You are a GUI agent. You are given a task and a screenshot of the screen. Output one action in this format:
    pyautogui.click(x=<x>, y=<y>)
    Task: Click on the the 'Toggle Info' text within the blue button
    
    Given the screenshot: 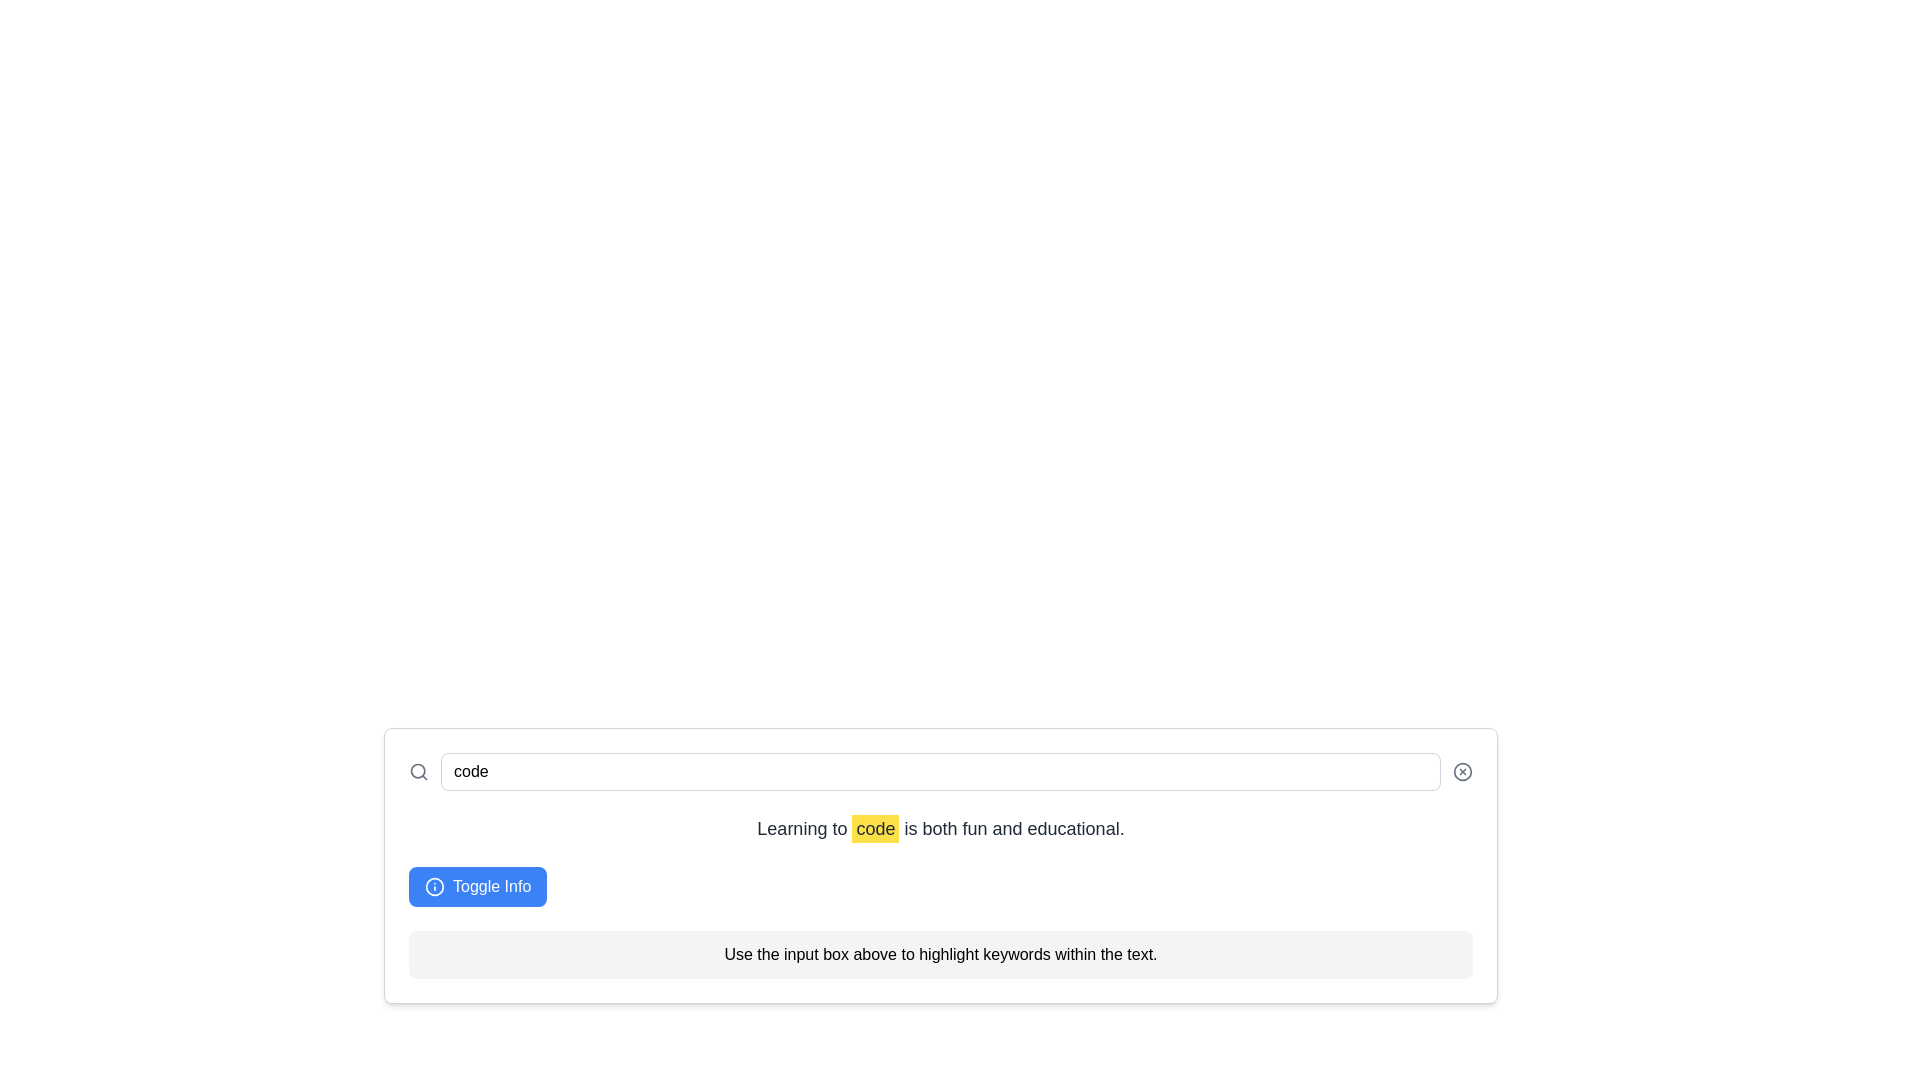 What is the action you would take?
    pyautogui.click(x=492, y=886)
    